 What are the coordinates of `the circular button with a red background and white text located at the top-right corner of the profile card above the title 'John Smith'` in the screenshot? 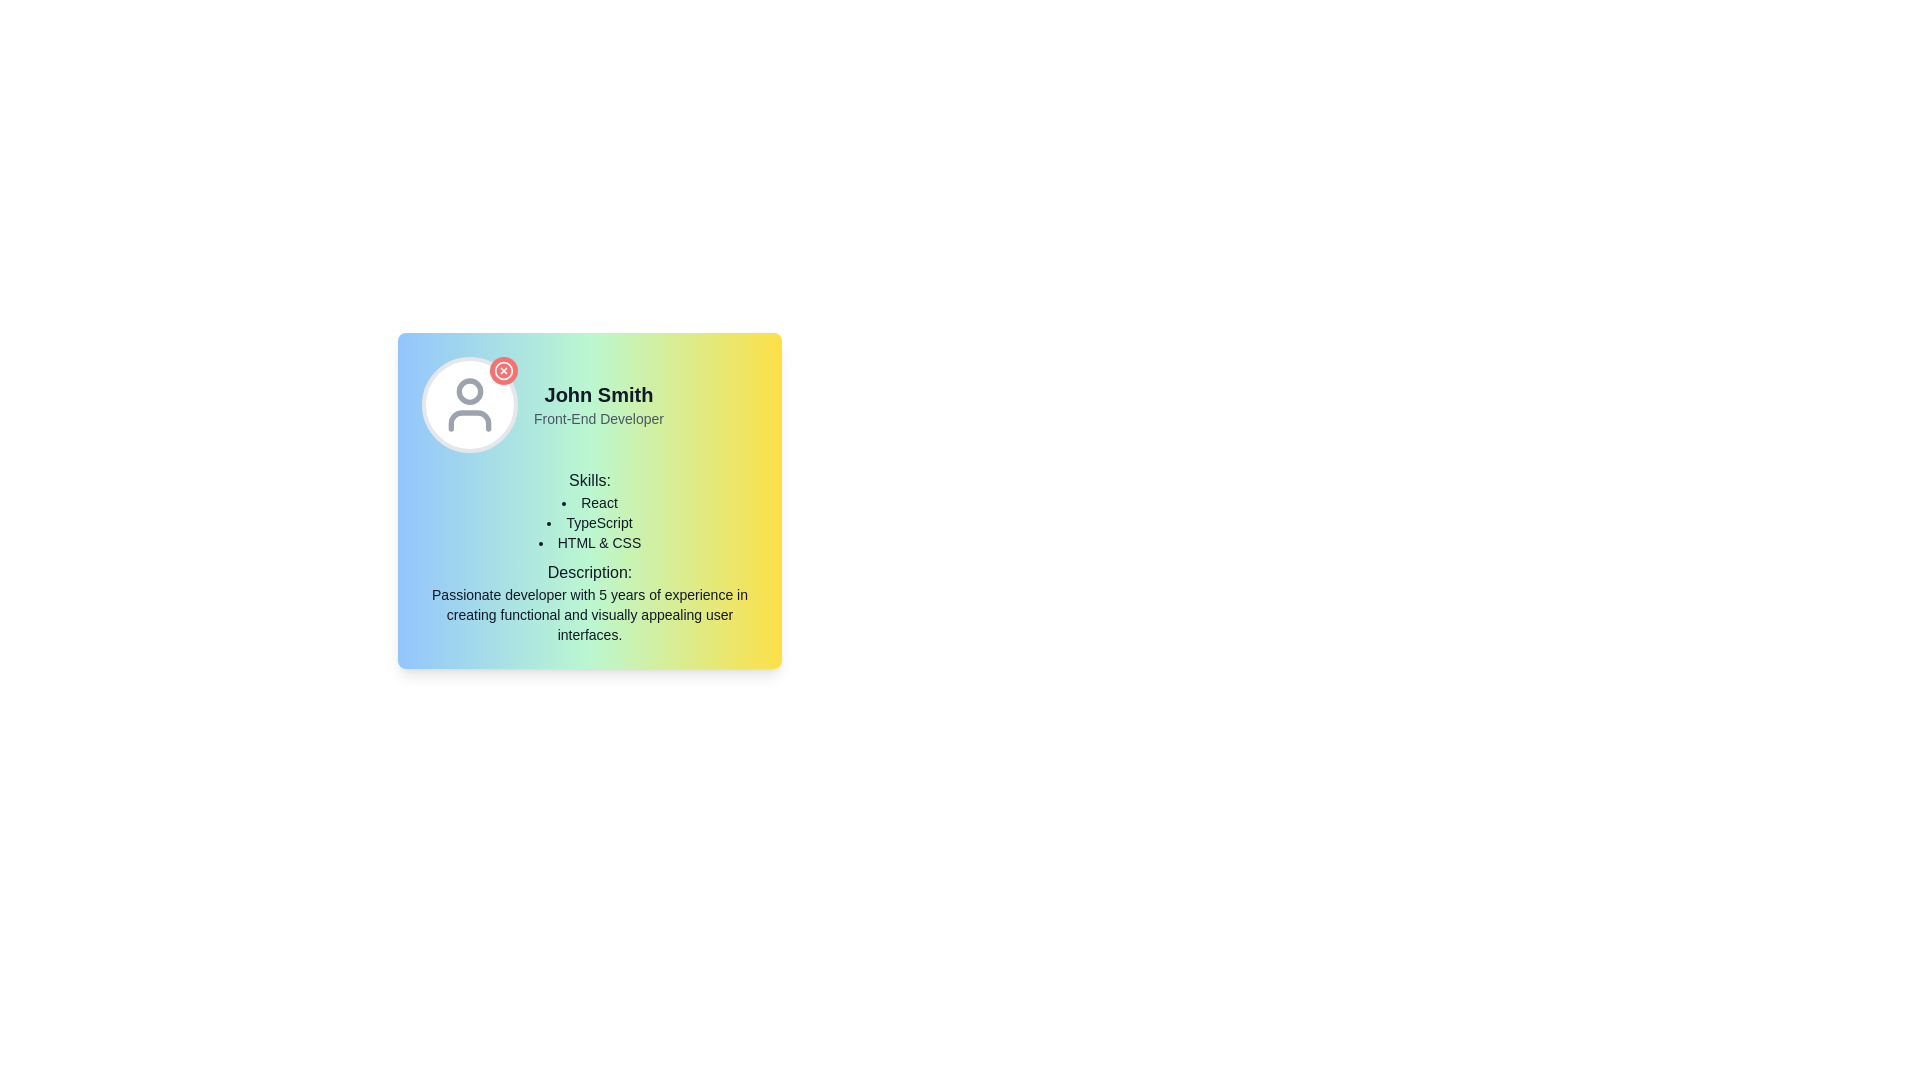 It's located at (504, 370).